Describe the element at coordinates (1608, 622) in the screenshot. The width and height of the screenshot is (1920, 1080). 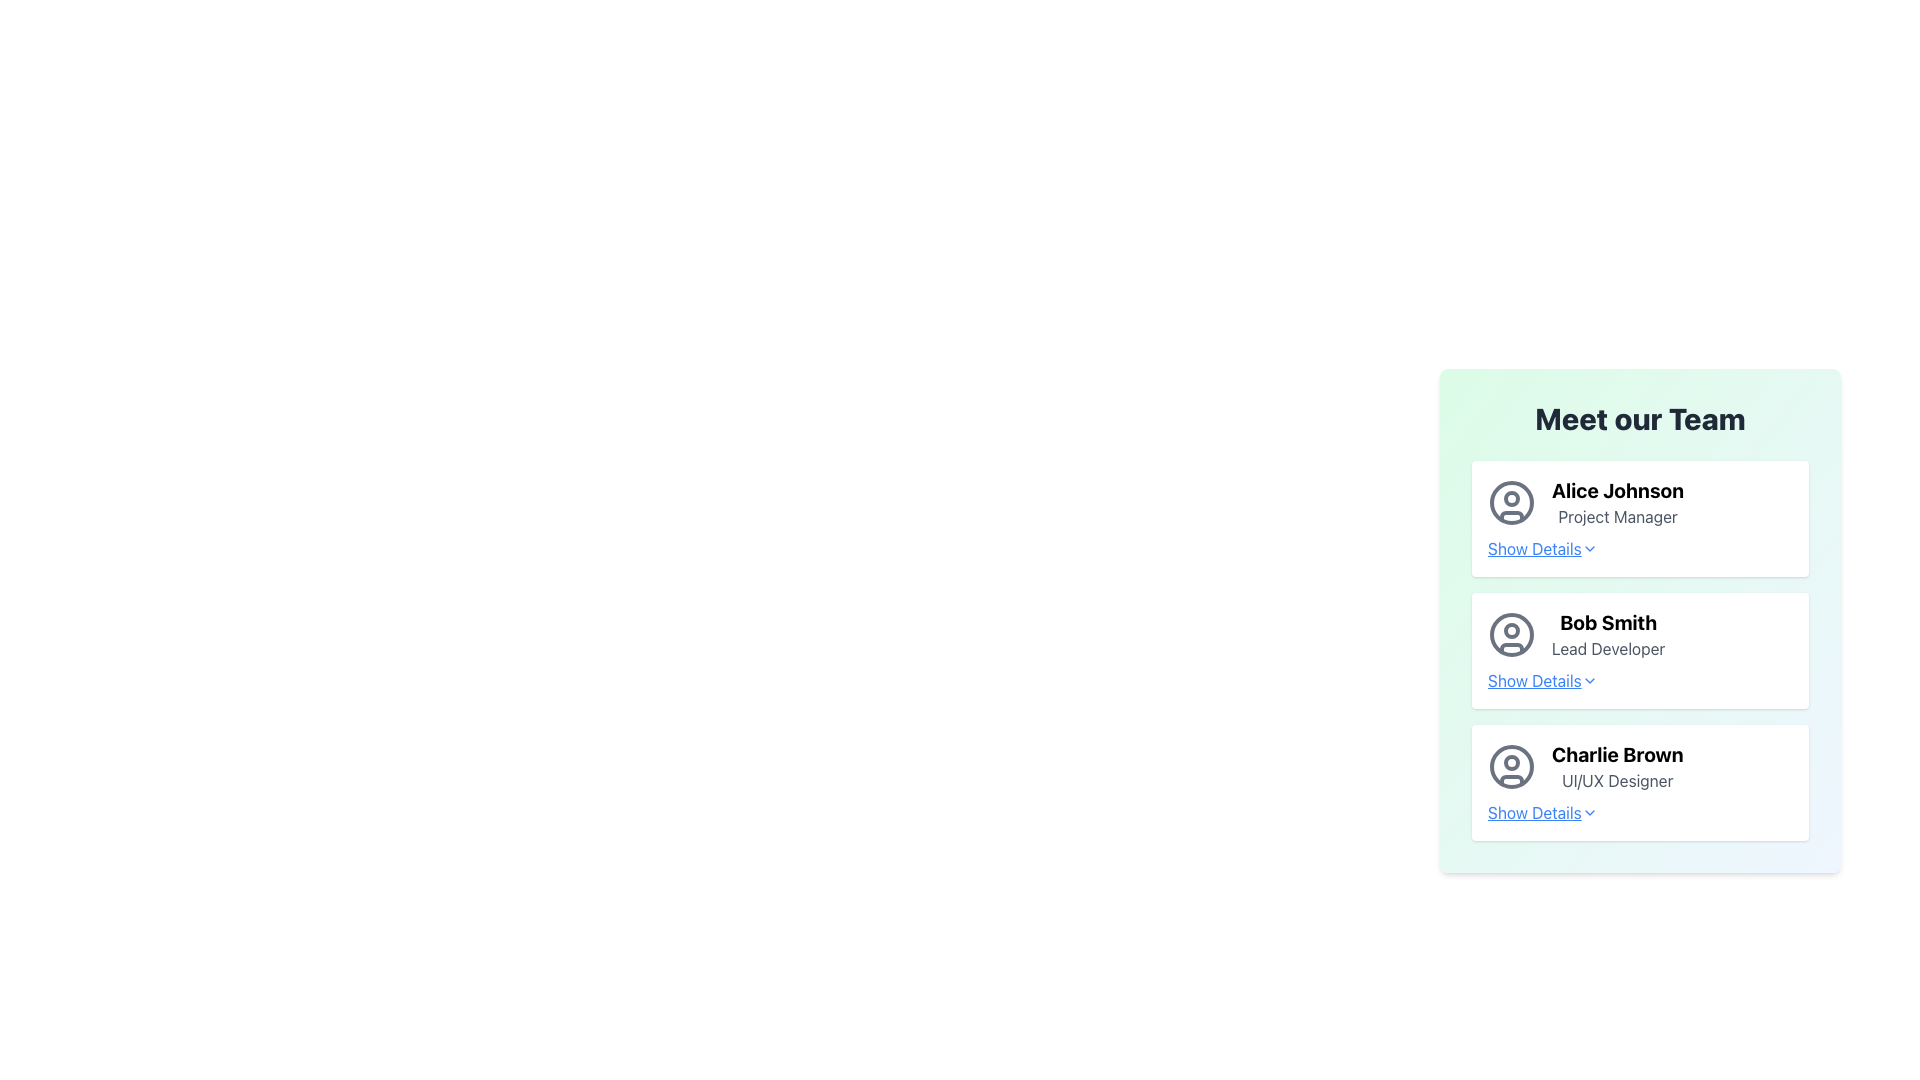
I see `the text label displaying 'Bob Smith', which is styled in bold and large font, positioned within a team member card in the 'Meet our Team' section` at that location.